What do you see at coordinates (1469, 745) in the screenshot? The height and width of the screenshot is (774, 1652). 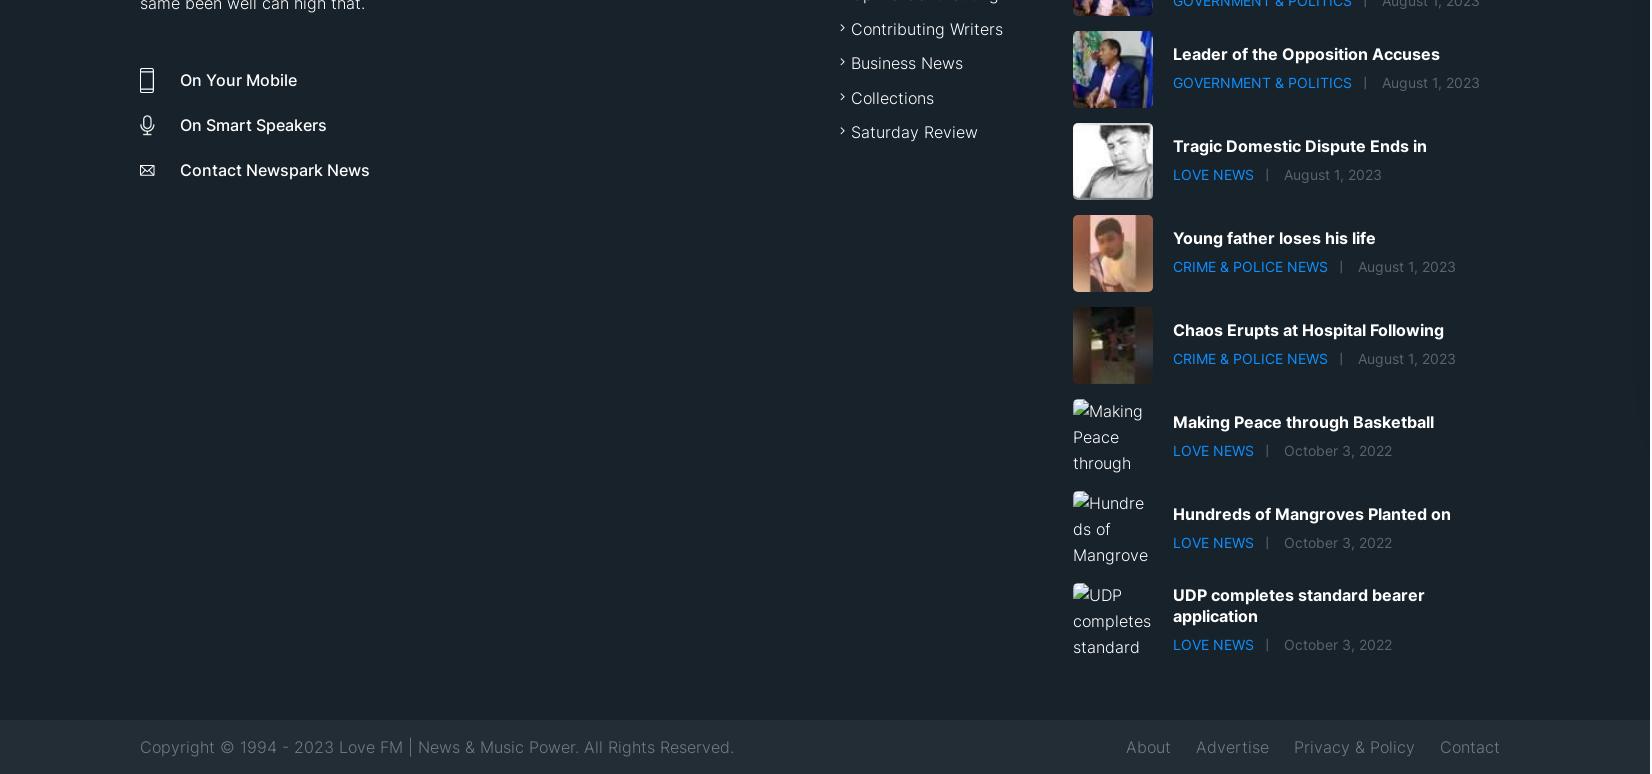 I see `'Contact'` at bounding box center [1469, 745].